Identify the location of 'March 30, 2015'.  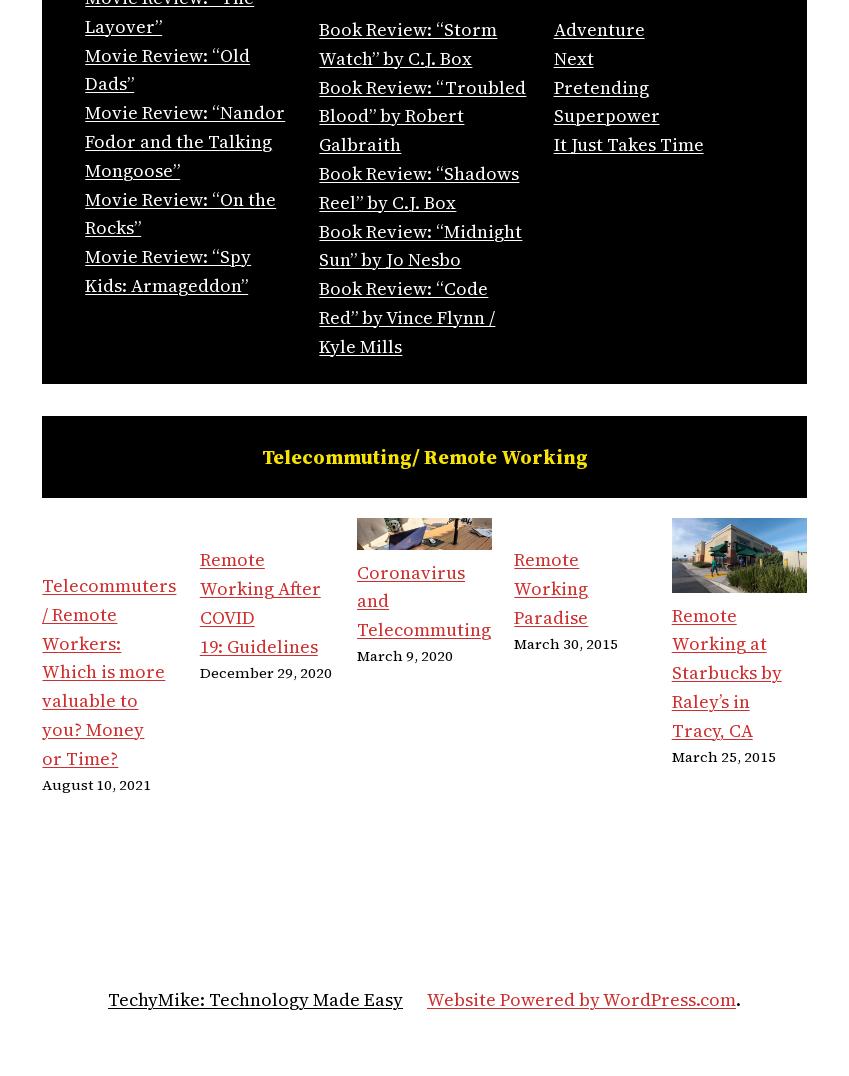
(512, 698).